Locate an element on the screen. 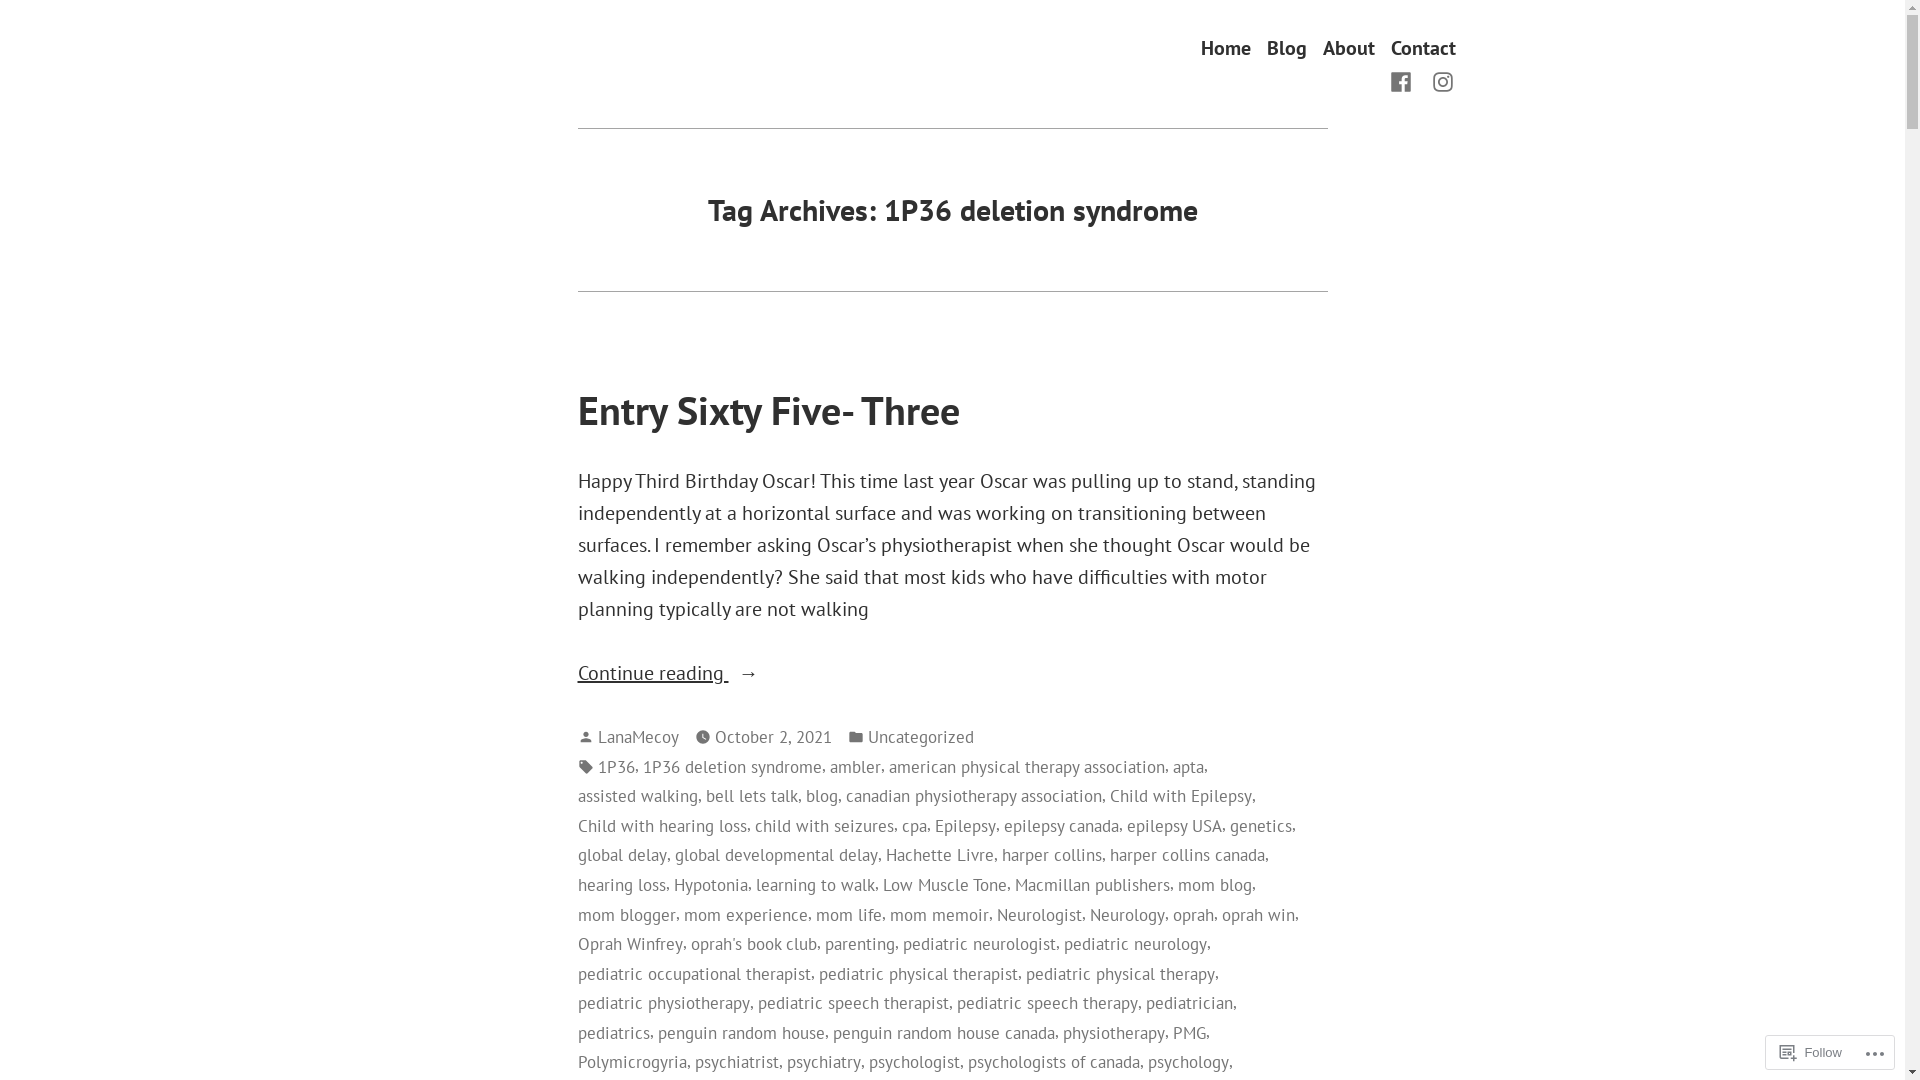  'Oprah Winfrey' is located at coordinates (629, 944).